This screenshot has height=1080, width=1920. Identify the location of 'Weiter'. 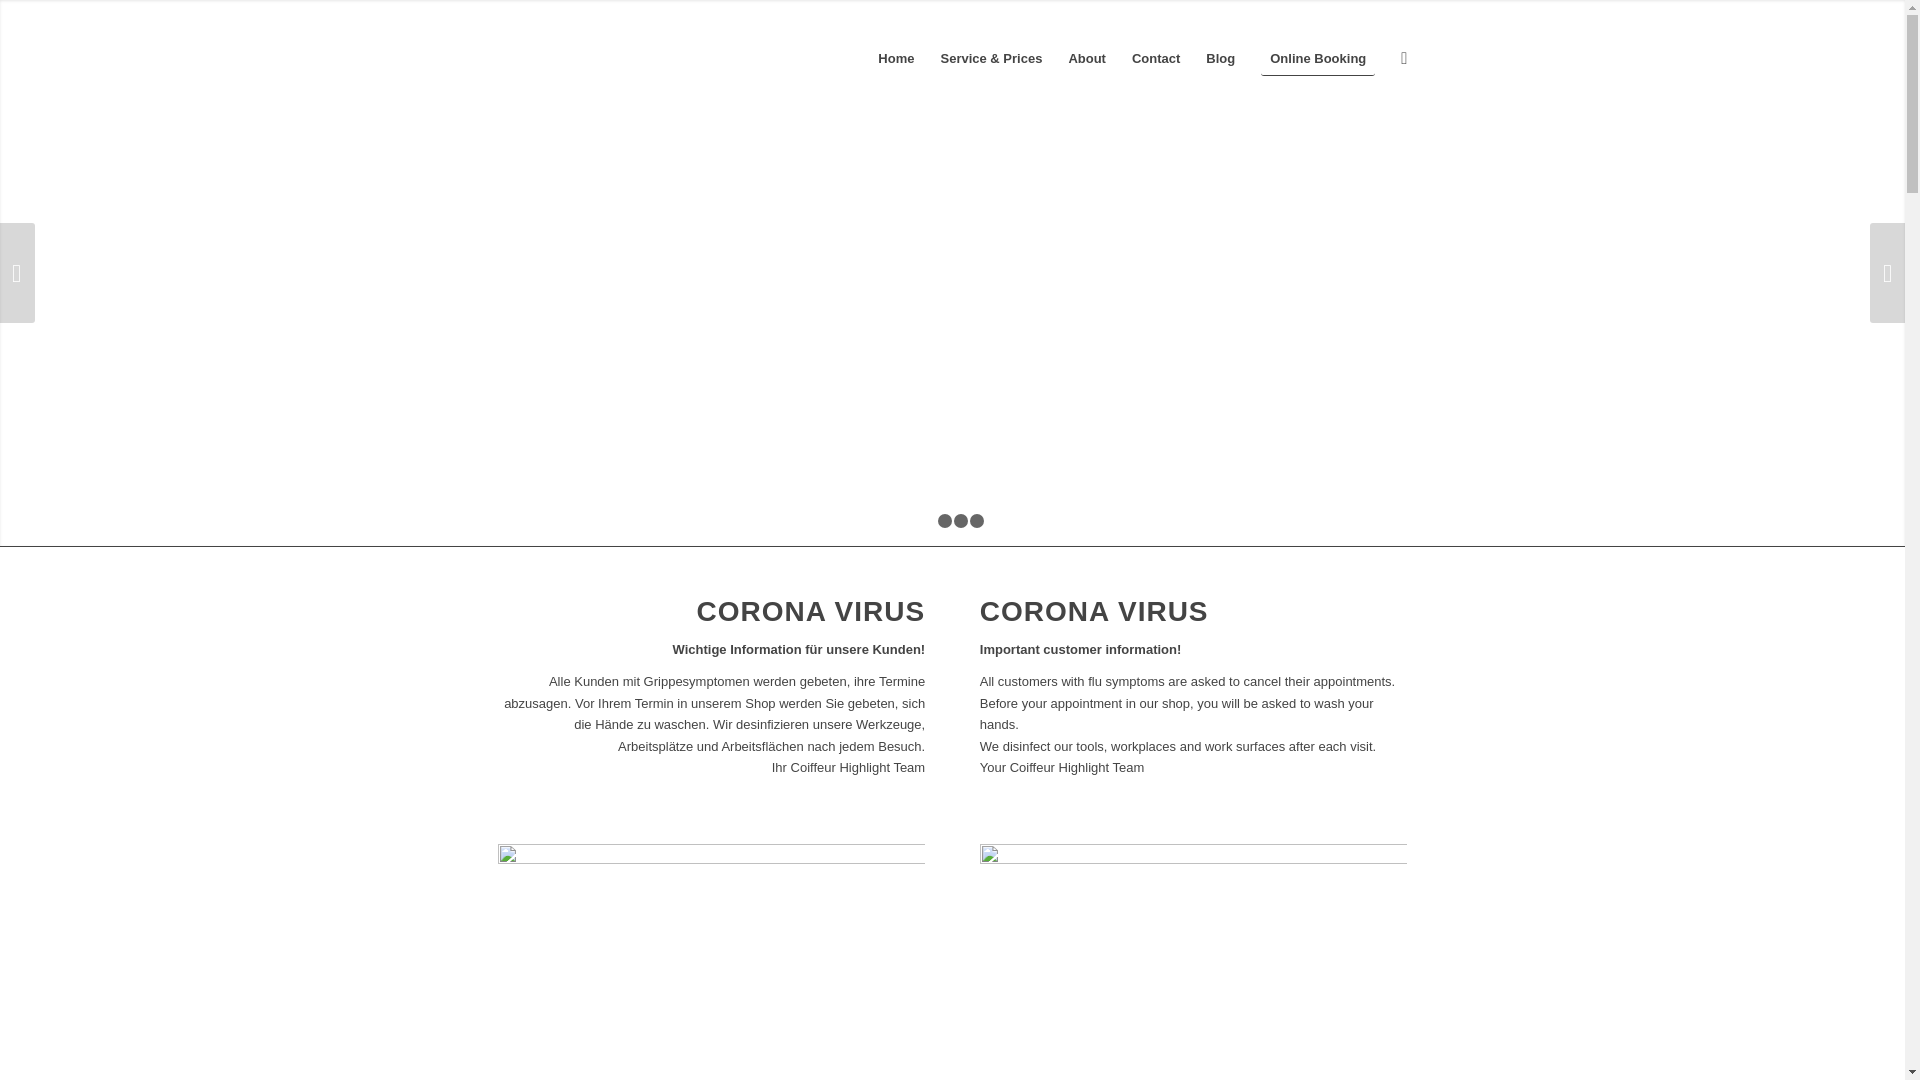
(1886, 273).